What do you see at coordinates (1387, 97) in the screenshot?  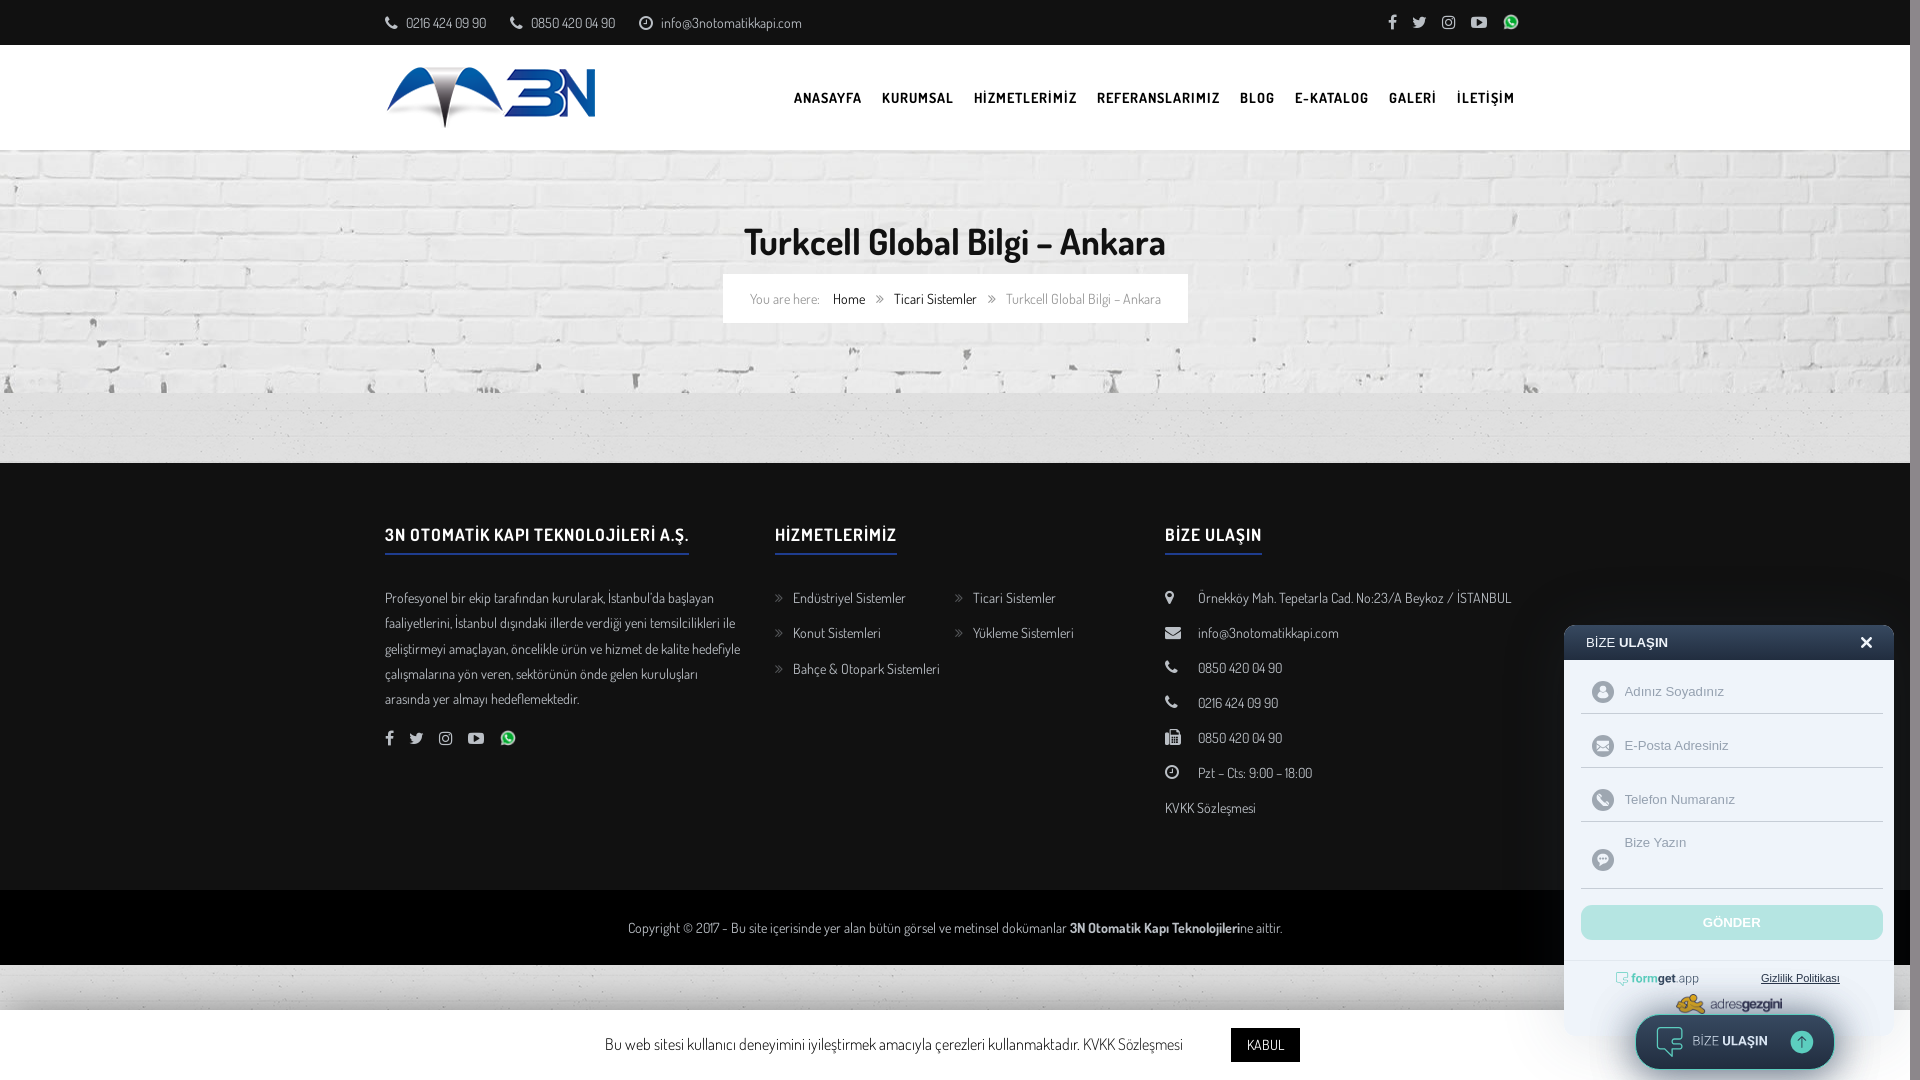 I see `'GALERI'` at bounding box center [1387, 97].